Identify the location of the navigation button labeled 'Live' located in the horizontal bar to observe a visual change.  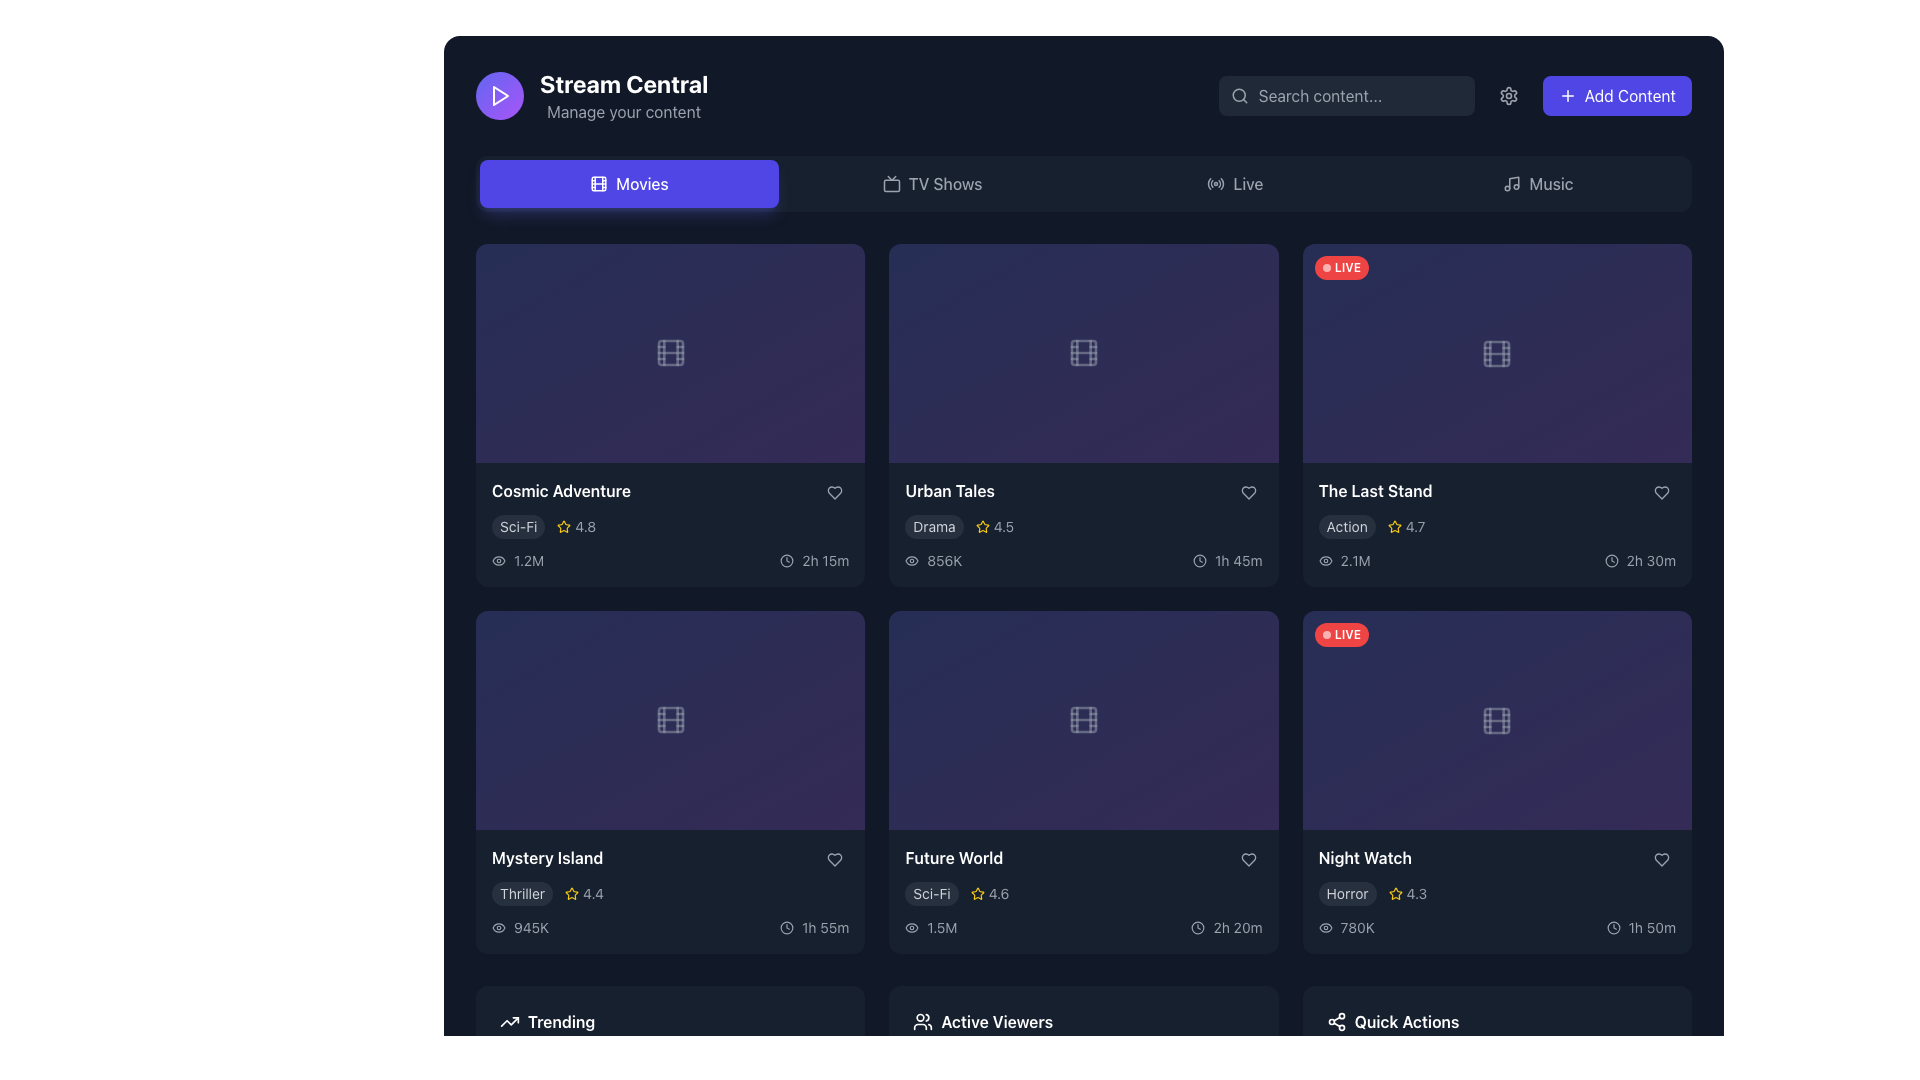
(1234, 184).